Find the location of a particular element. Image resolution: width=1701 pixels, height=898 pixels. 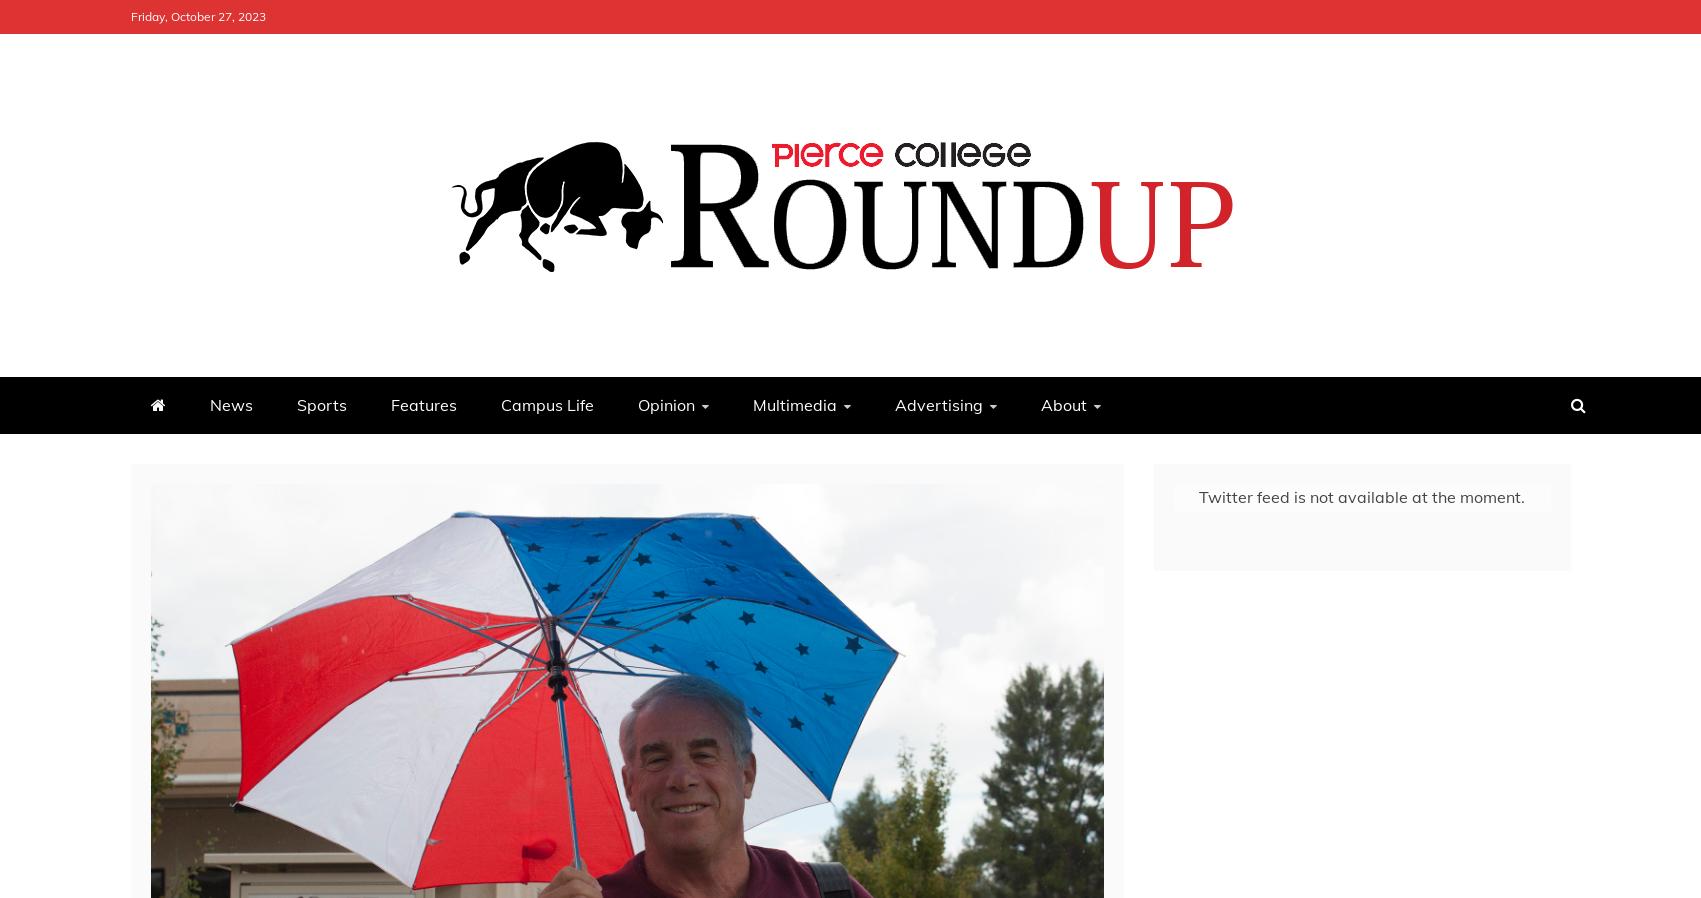

'Friday, October 27, 2023' is located at coordinates (196, 15).